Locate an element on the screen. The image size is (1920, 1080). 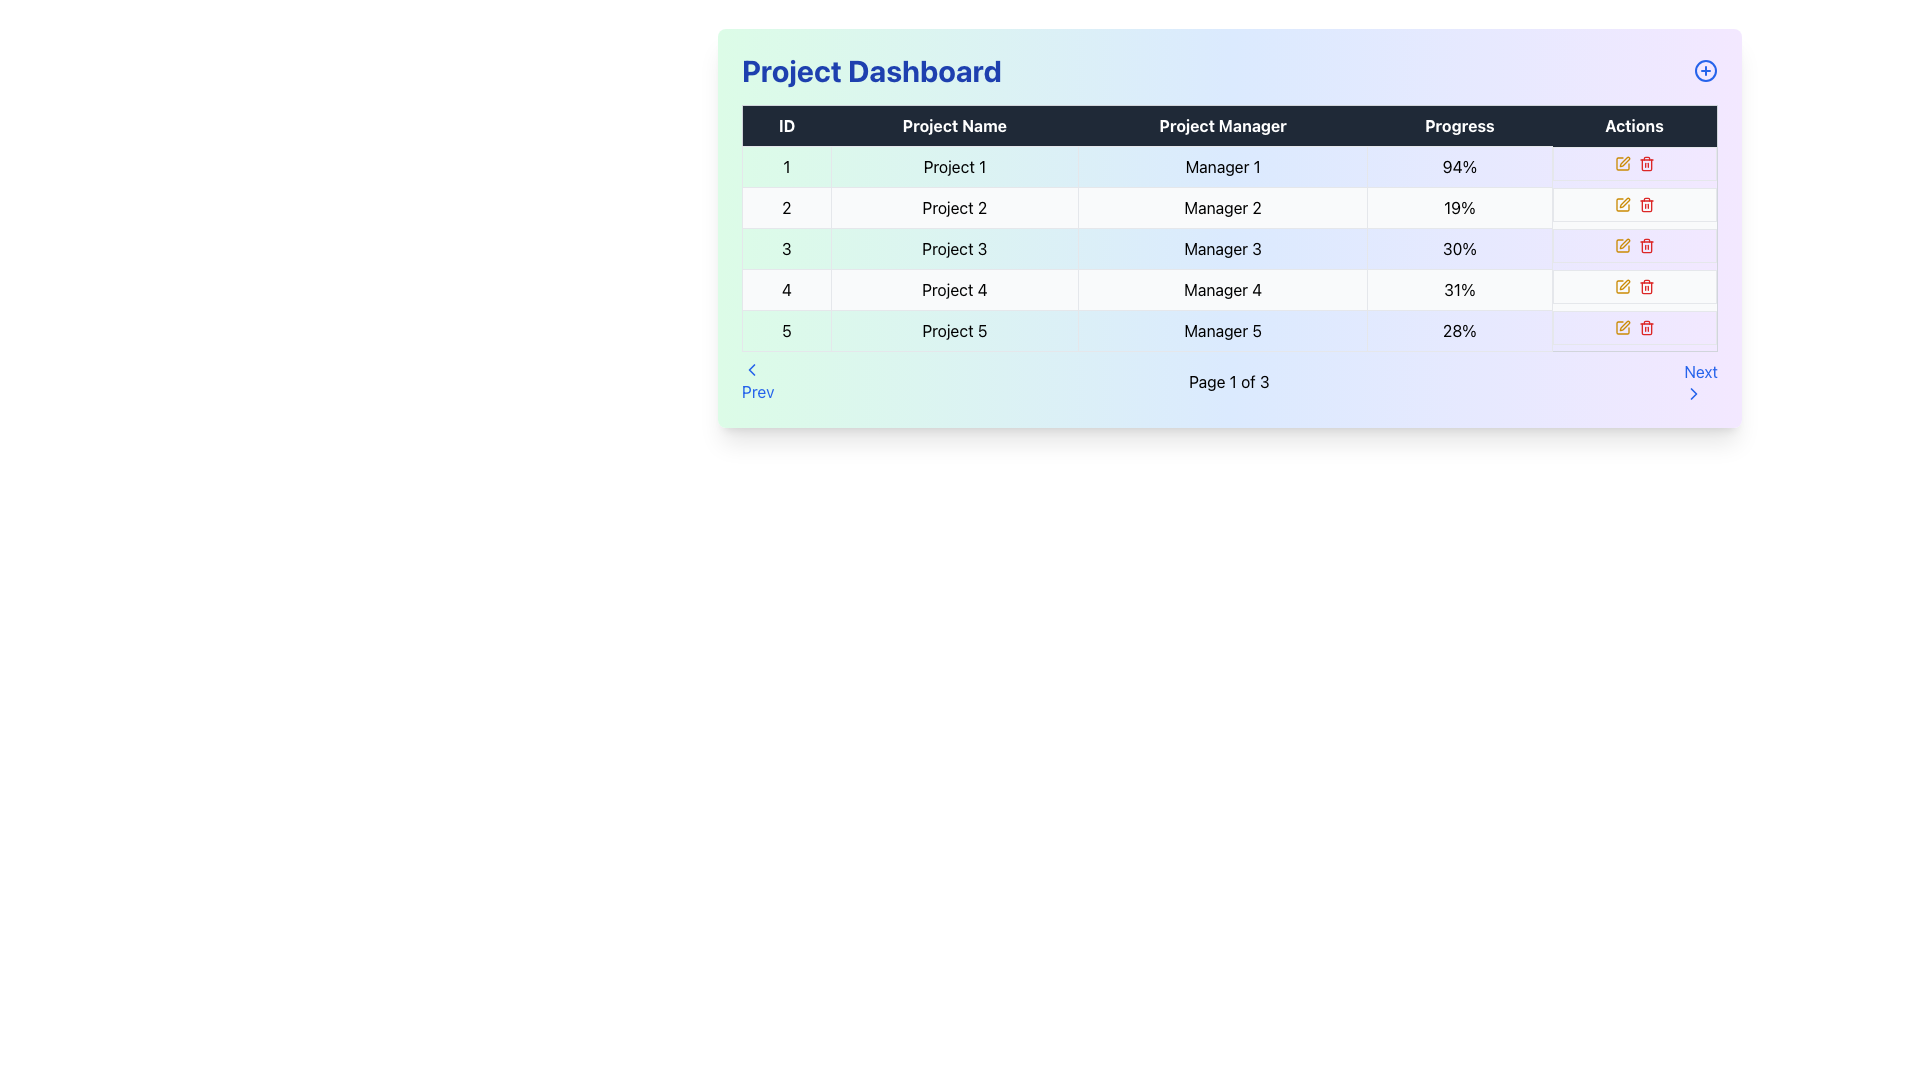
the trash icon button in the last column of the table corresponding to 'Project 3' is located at coordinates (1646, 245).